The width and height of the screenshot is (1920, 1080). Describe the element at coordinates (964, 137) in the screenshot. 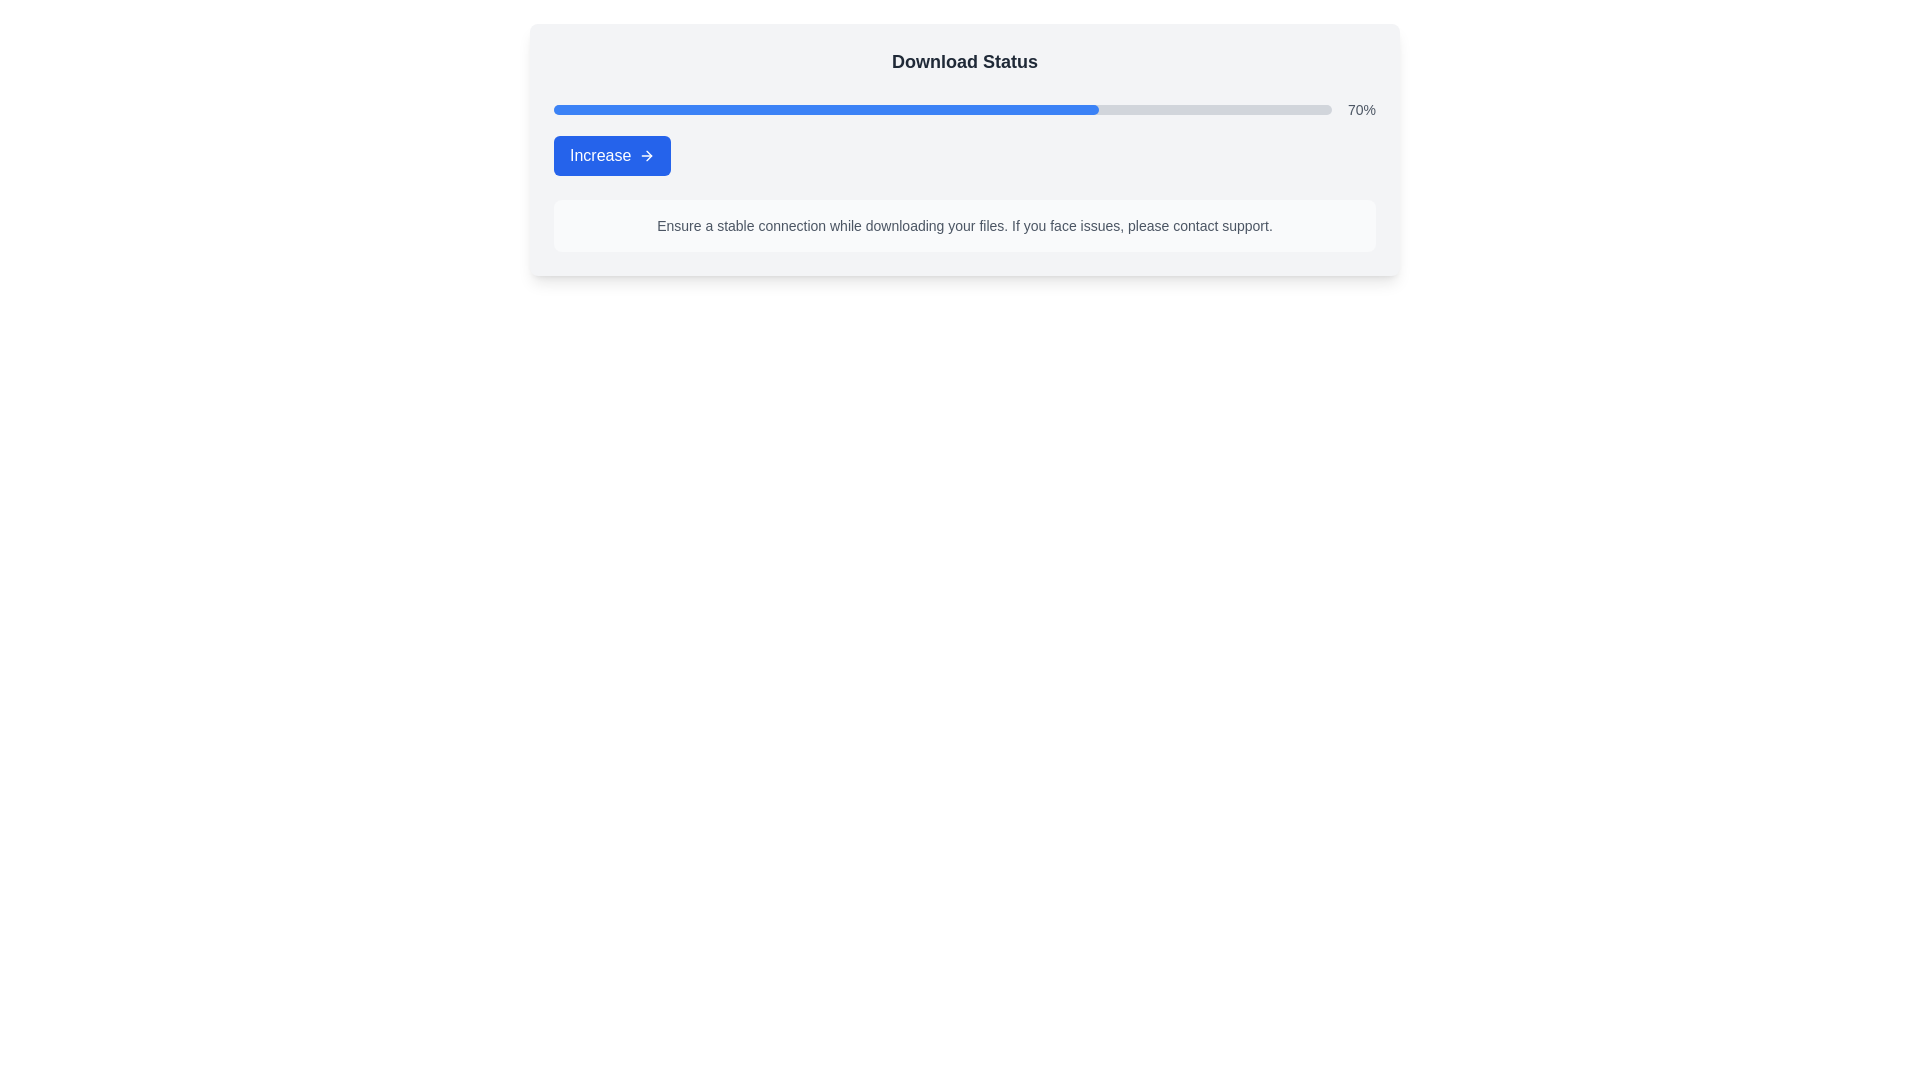

I see `progress information from the Composite component displaying a blue progress bar and an action button labeled 'Increase' within the 'Download Status' card` at that location.